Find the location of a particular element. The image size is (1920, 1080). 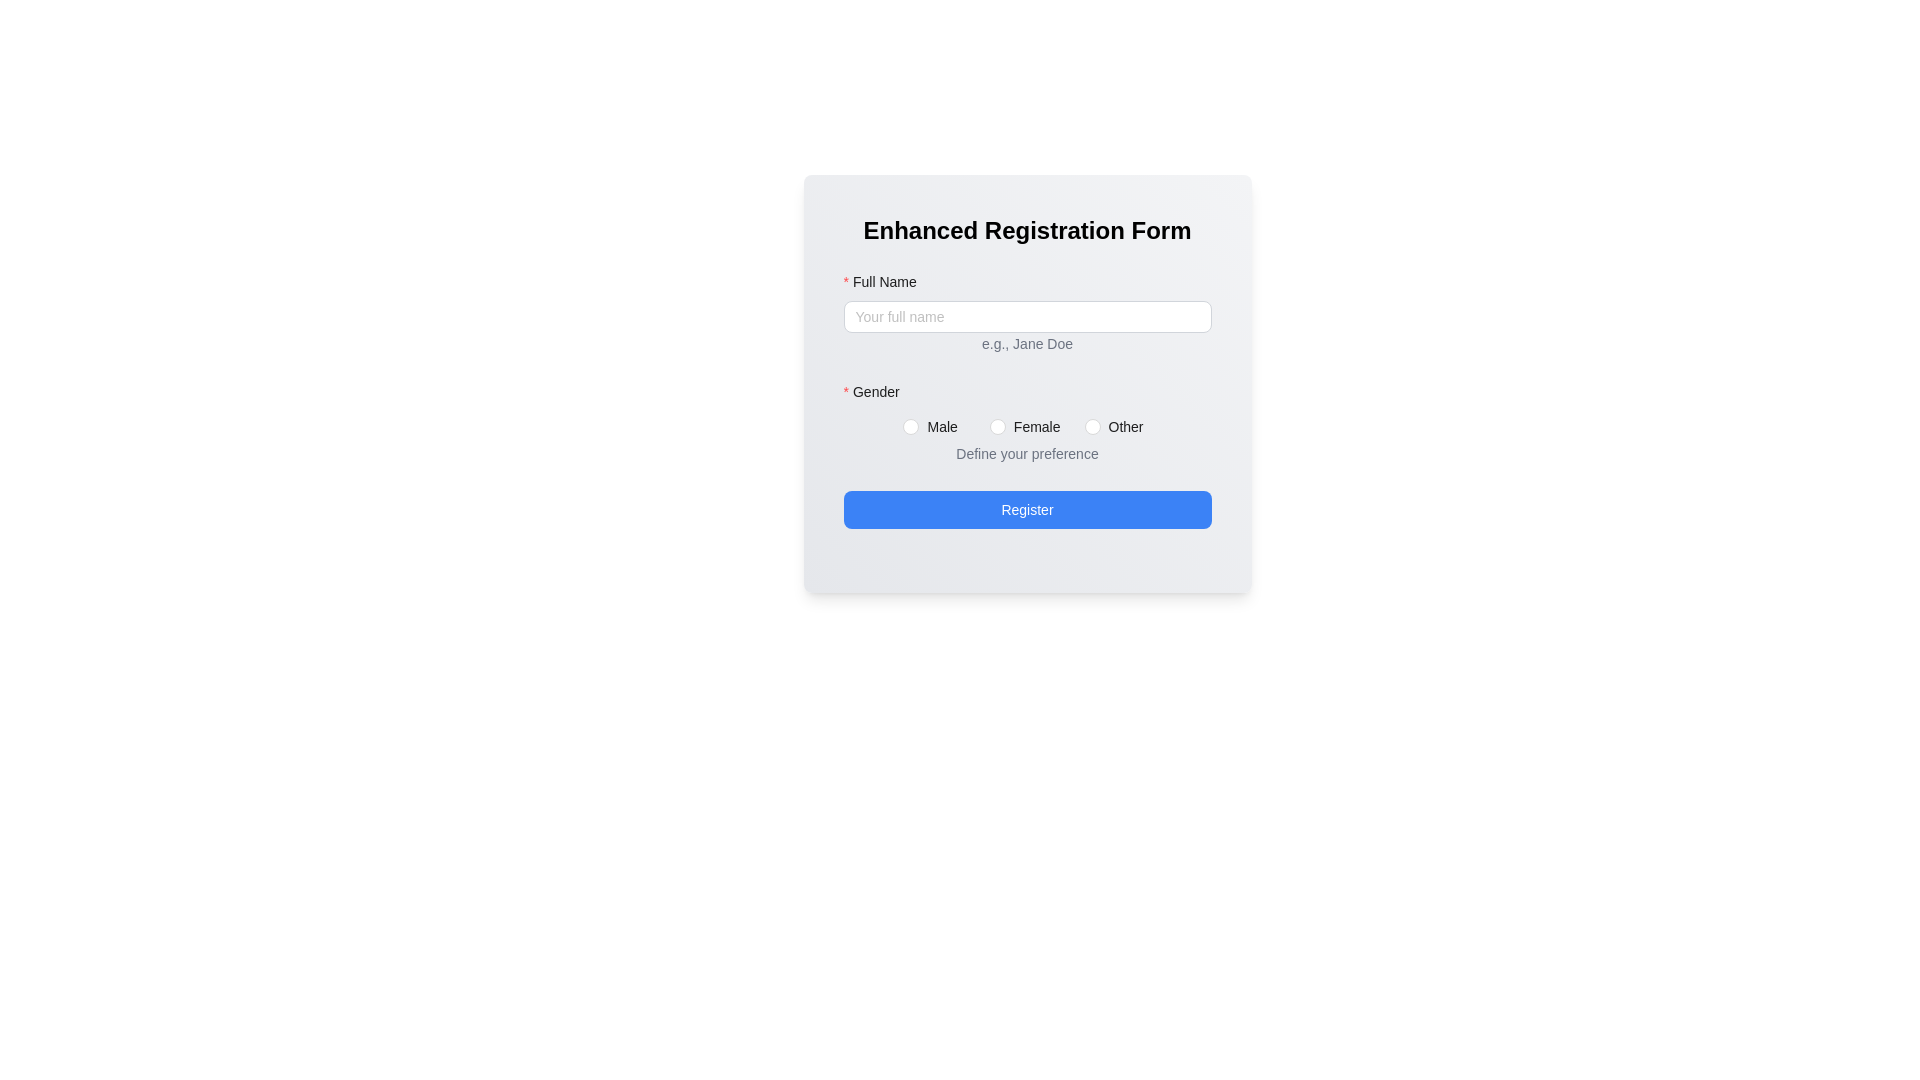

the static text label displaying 'e.g., Jane Doe', which is located directly below the full name input field is located at coordinates (1027, 327).